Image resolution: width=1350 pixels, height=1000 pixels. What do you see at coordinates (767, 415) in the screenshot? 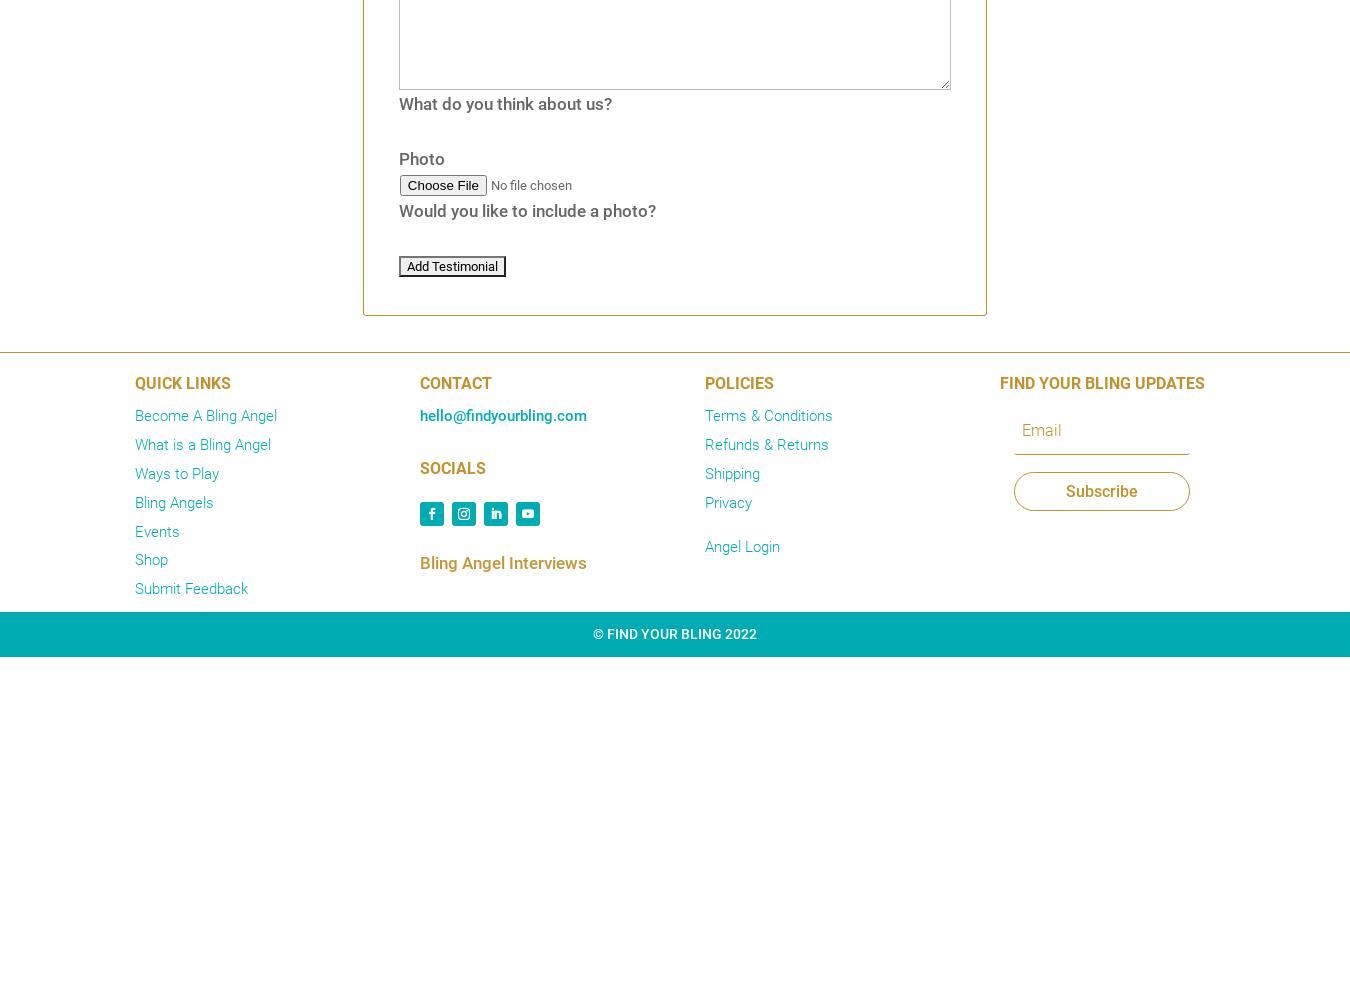
I see `'Terms & Conditions'` at bounding box center [767, 415].